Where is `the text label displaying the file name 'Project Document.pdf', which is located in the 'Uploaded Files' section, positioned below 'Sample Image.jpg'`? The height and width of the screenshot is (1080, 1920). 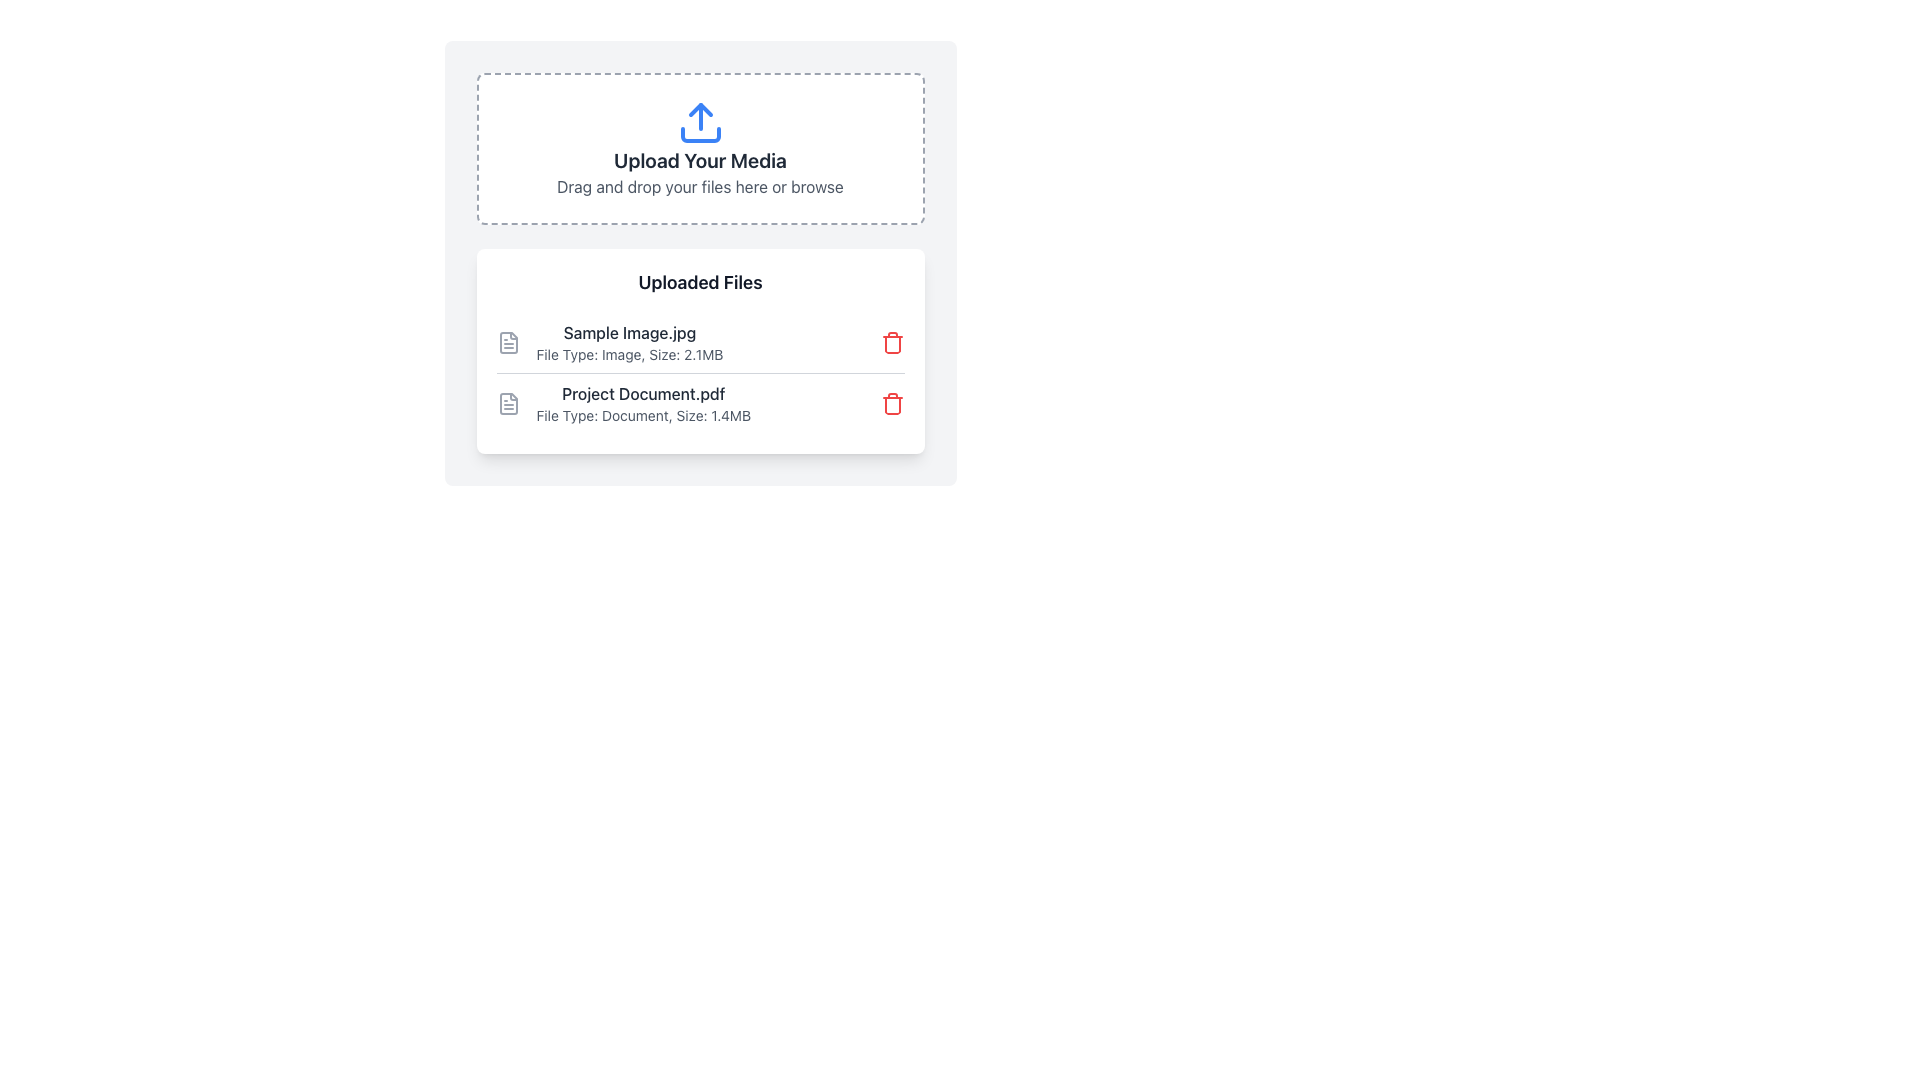
the text label displaying the file name 'Project Document.pdf', which is located in the 'Uploaded Files' section, positioned below 'Sample Image.jpg' is located at coordinates (643, 393).